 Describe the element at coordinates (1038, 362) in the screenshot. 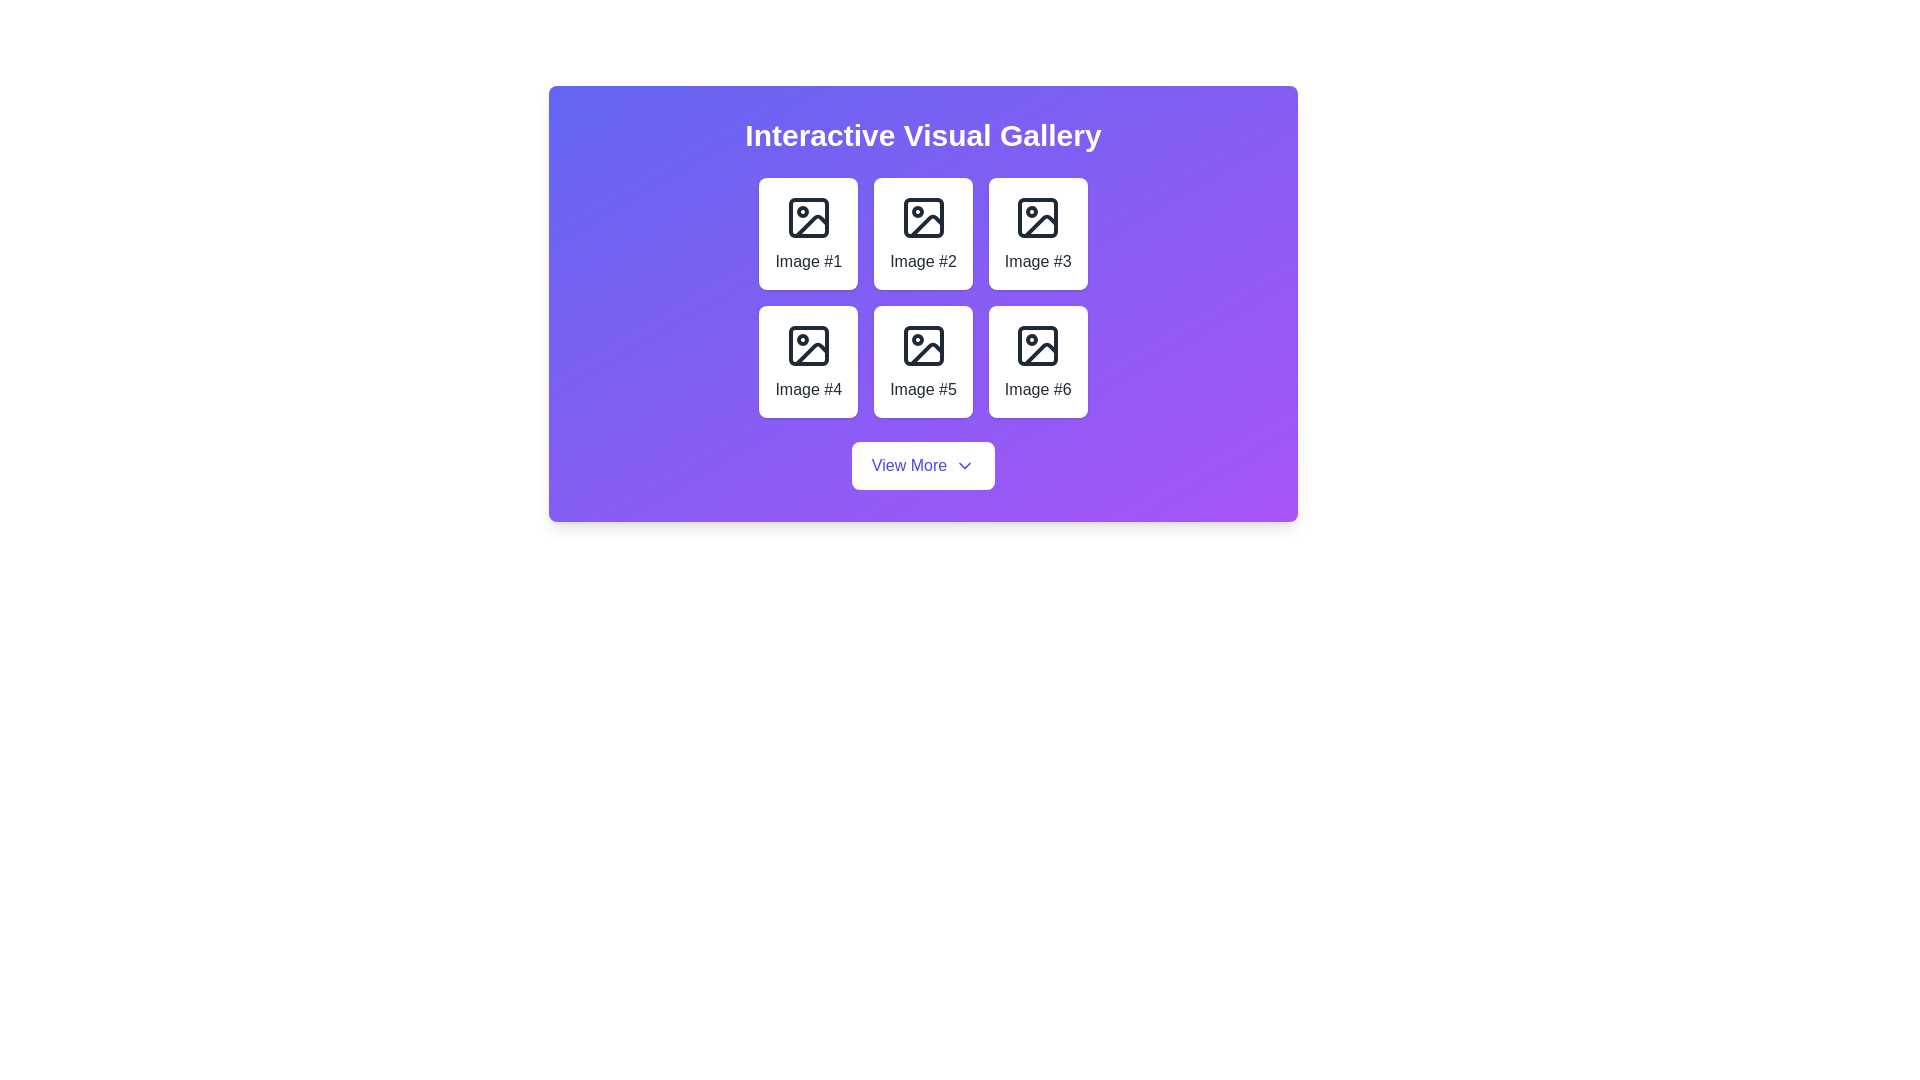

I see `the Card element in the grid layout that displays an image icon and the caption 'Image #6'` at that location.